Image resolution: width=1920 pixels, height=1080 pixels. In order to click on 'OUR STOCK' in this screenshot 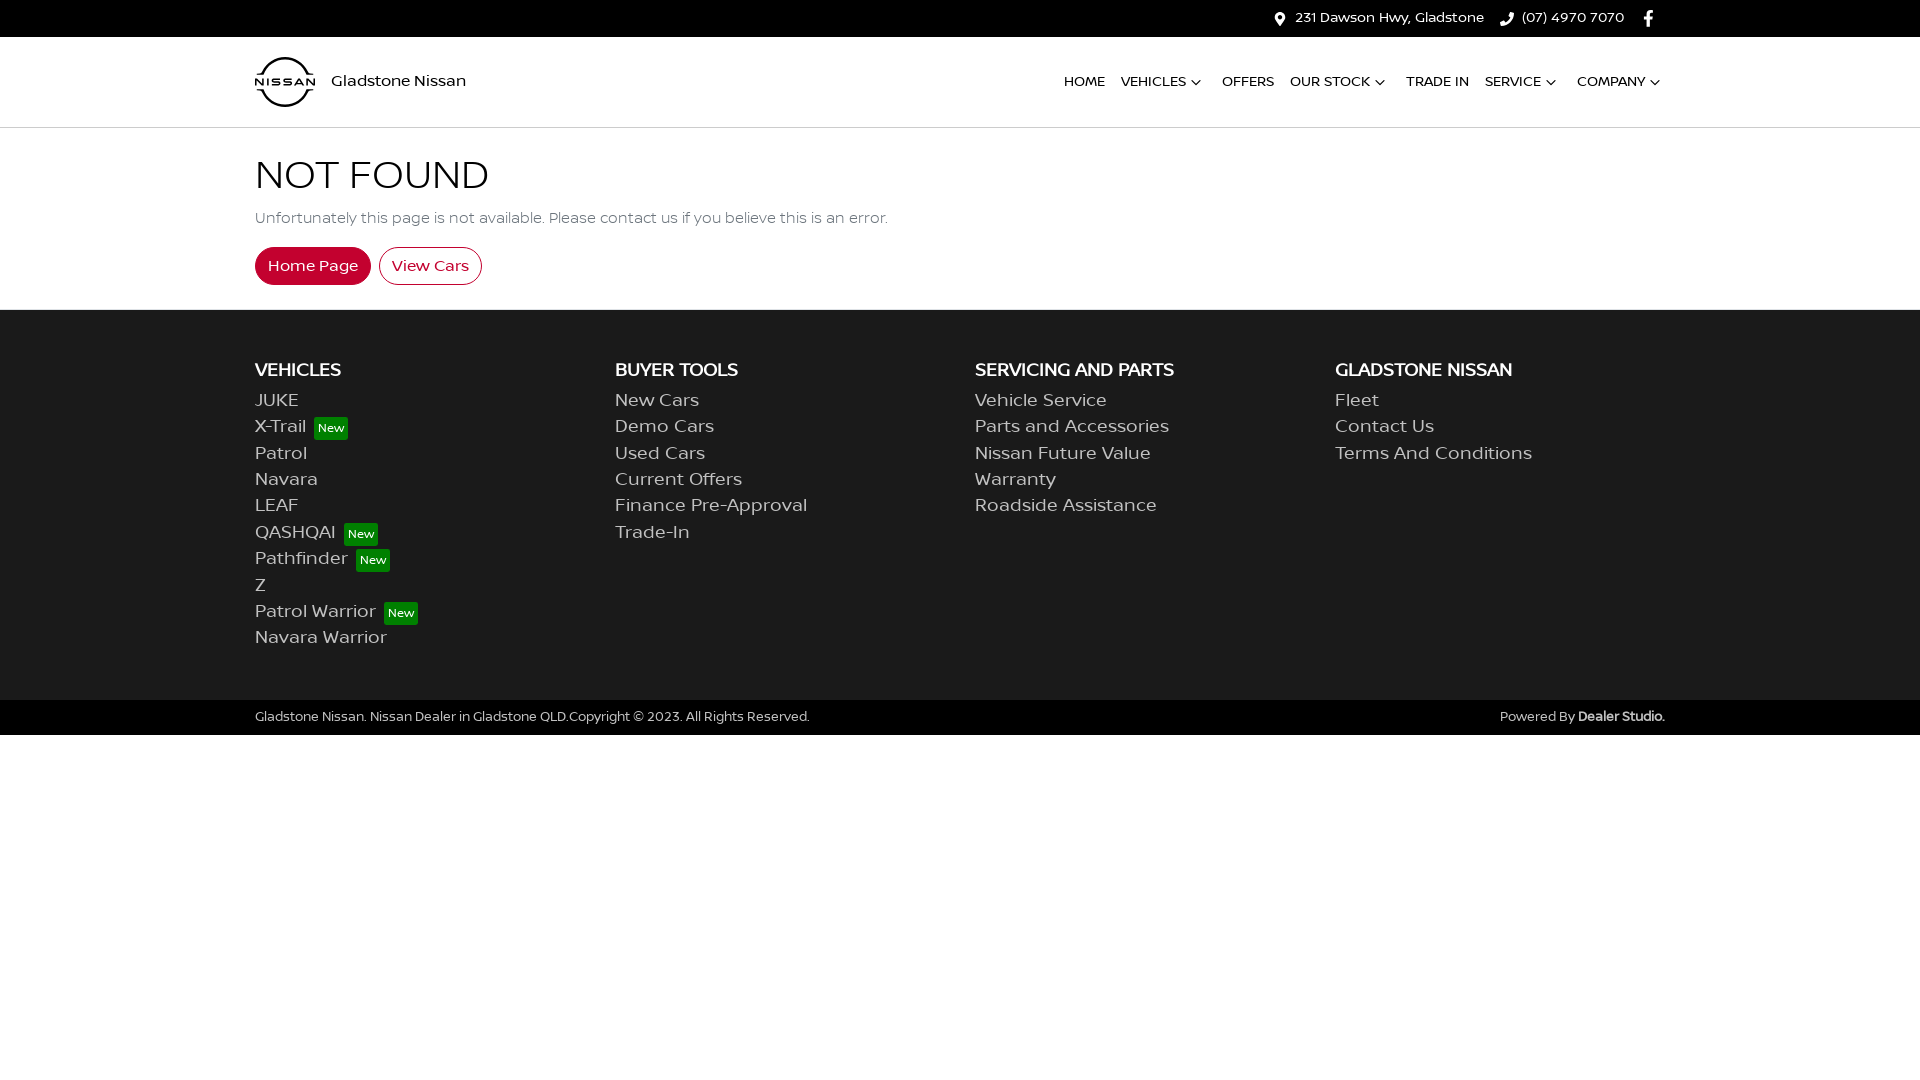, I will do `click(1339, 81)`.